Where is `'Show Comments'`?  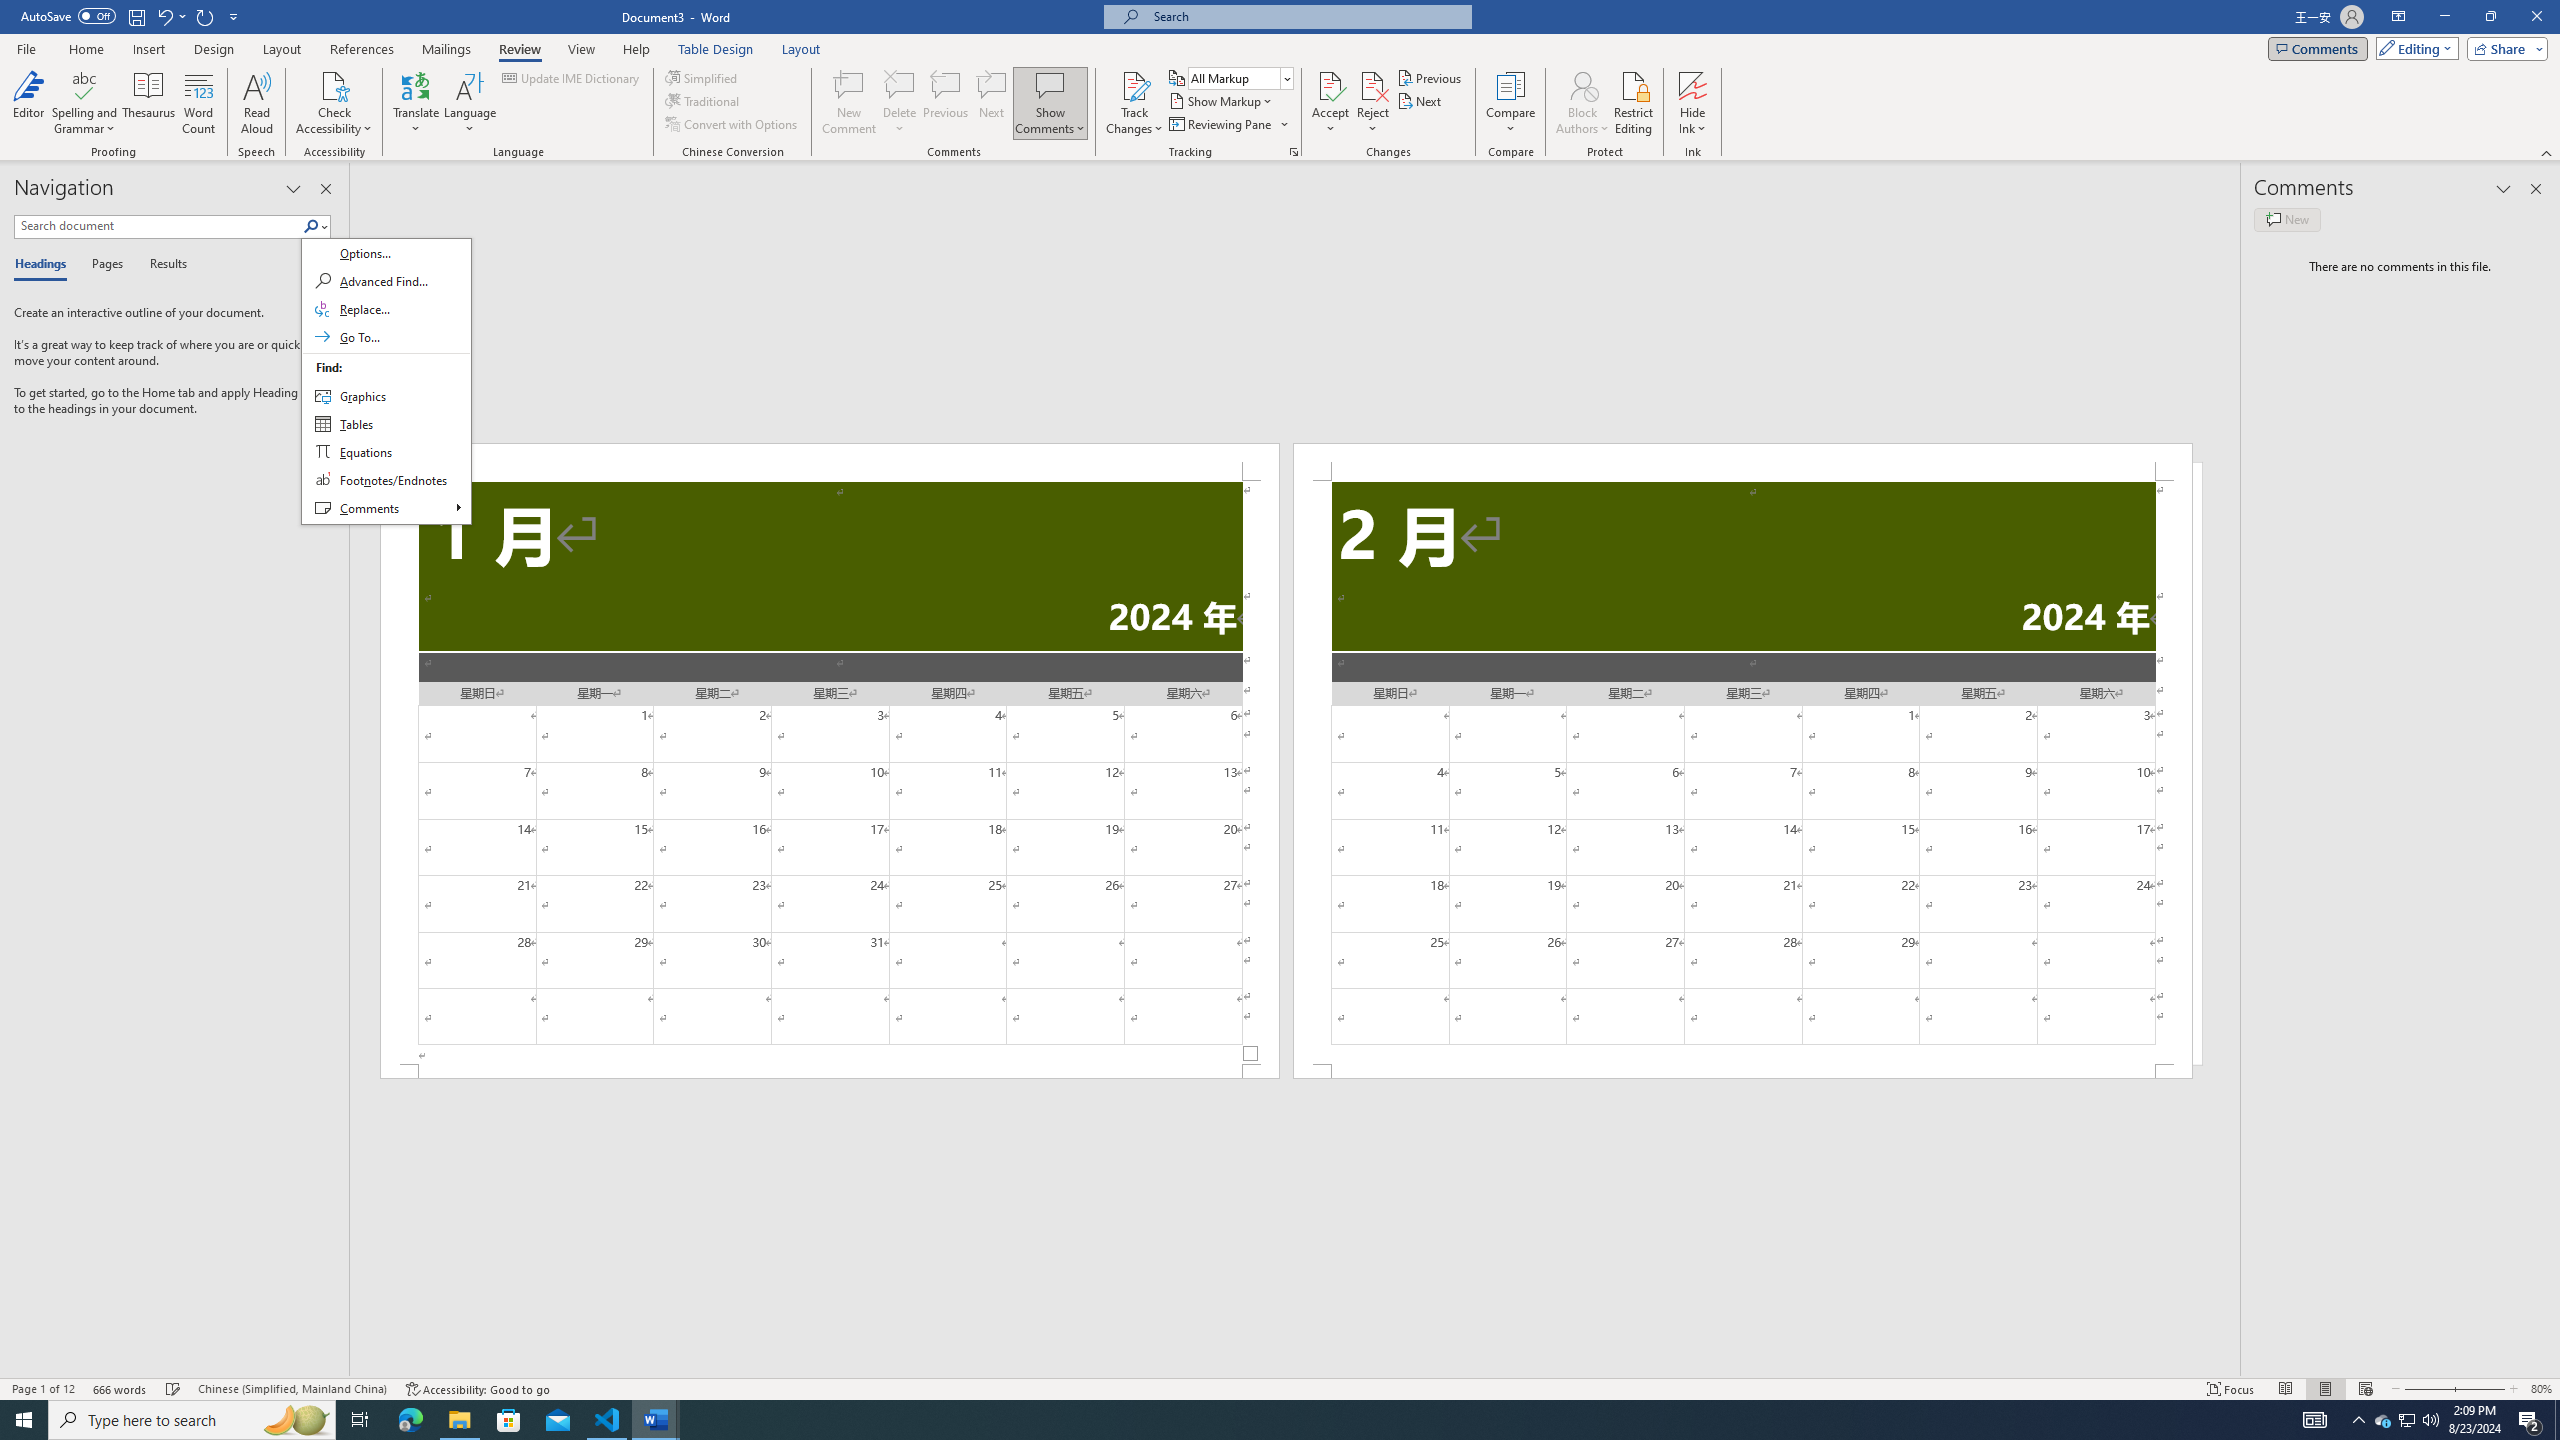
'Show Comments' is located at coordinates (1049, 84).